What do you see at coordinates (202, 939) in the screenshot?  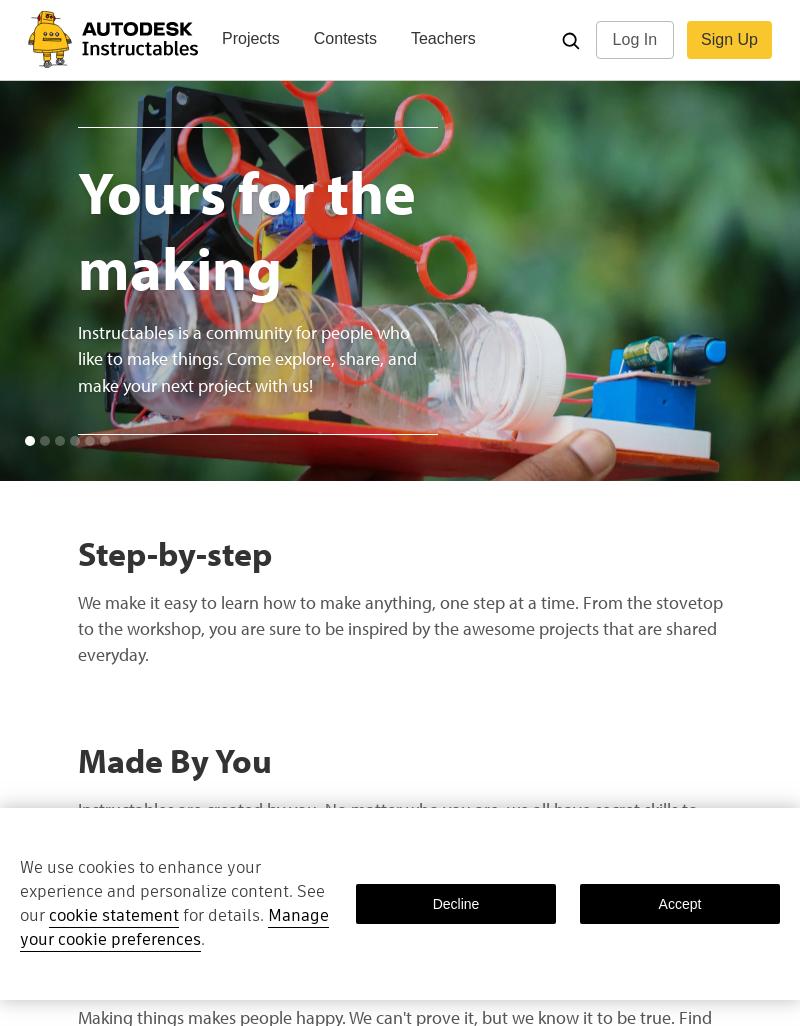 I see `'.'` at bounding box center [202, 939].